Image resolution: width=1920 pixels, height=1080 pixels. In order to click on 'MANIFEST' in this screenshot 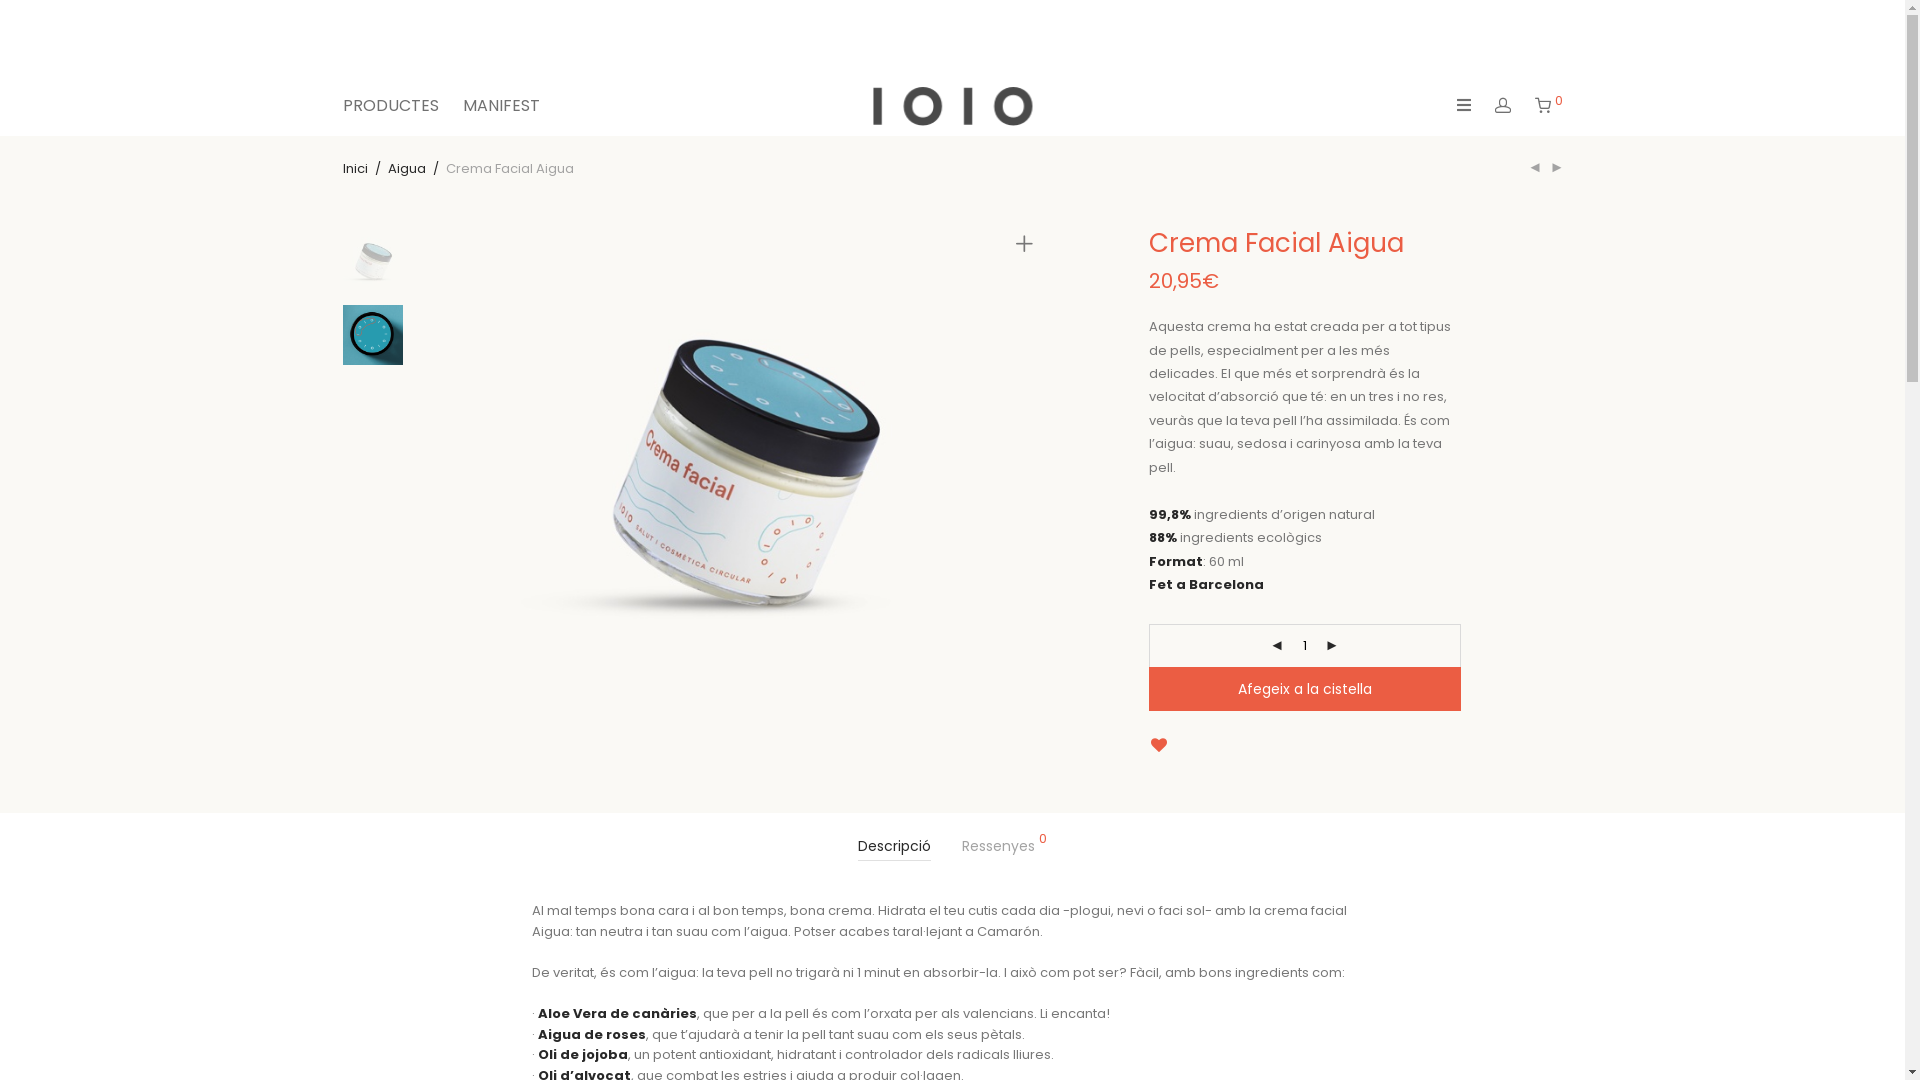, I will do `click(449, 105)`.